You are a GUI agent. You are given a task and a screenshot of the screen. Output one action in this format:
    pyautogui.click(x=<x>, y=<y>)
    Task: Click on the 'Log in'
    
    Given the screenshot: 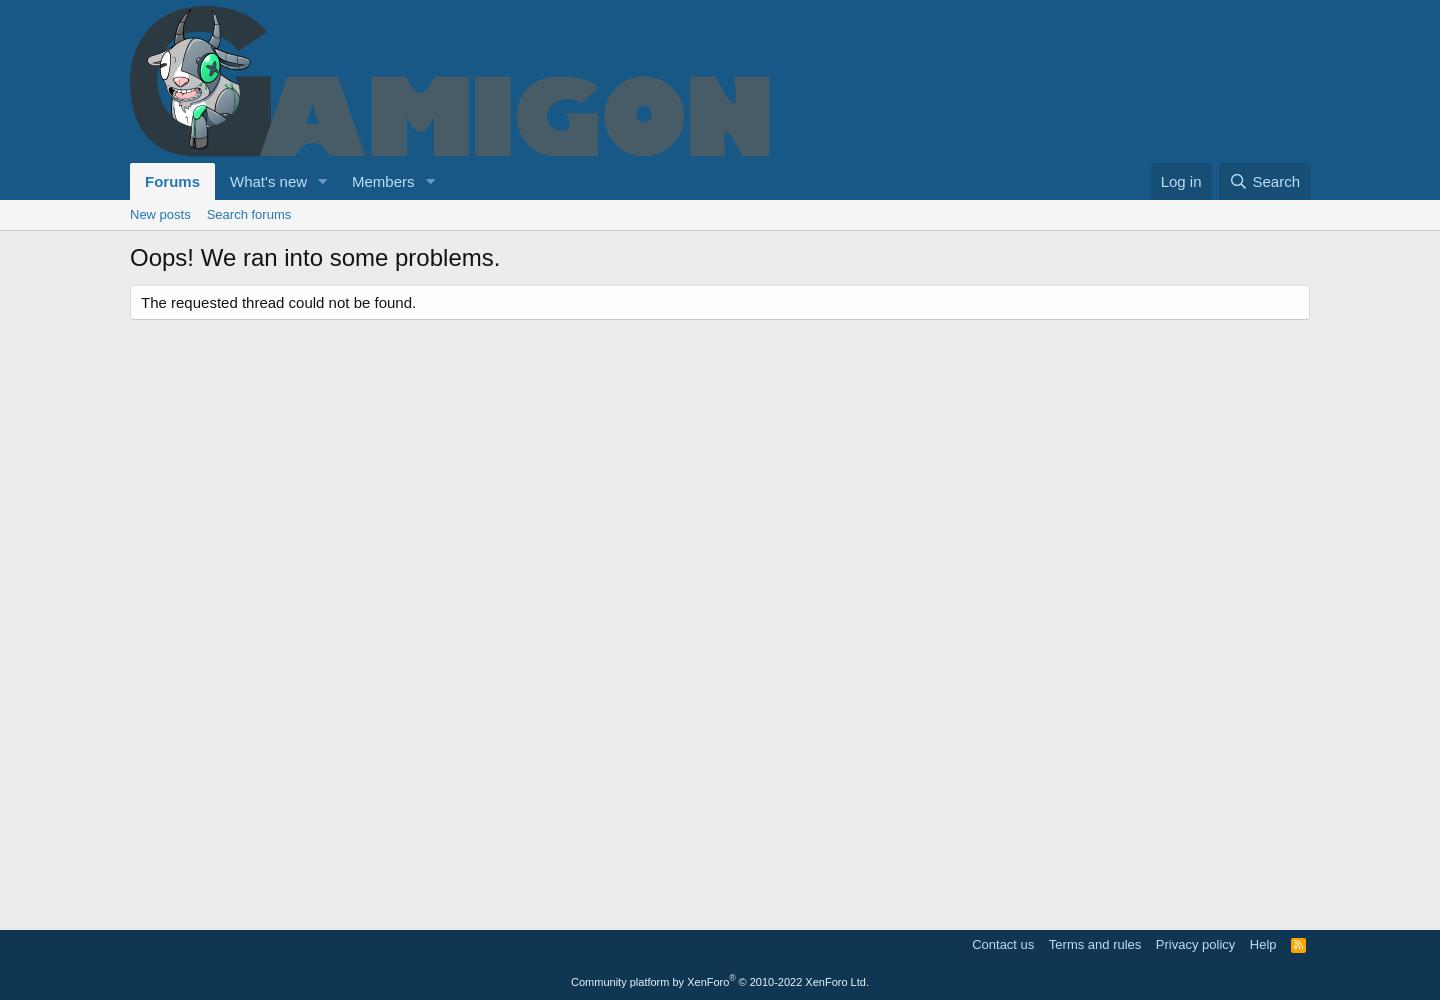 What is the action you would take?
    pyautogui.click(x=1160, y=181)
    